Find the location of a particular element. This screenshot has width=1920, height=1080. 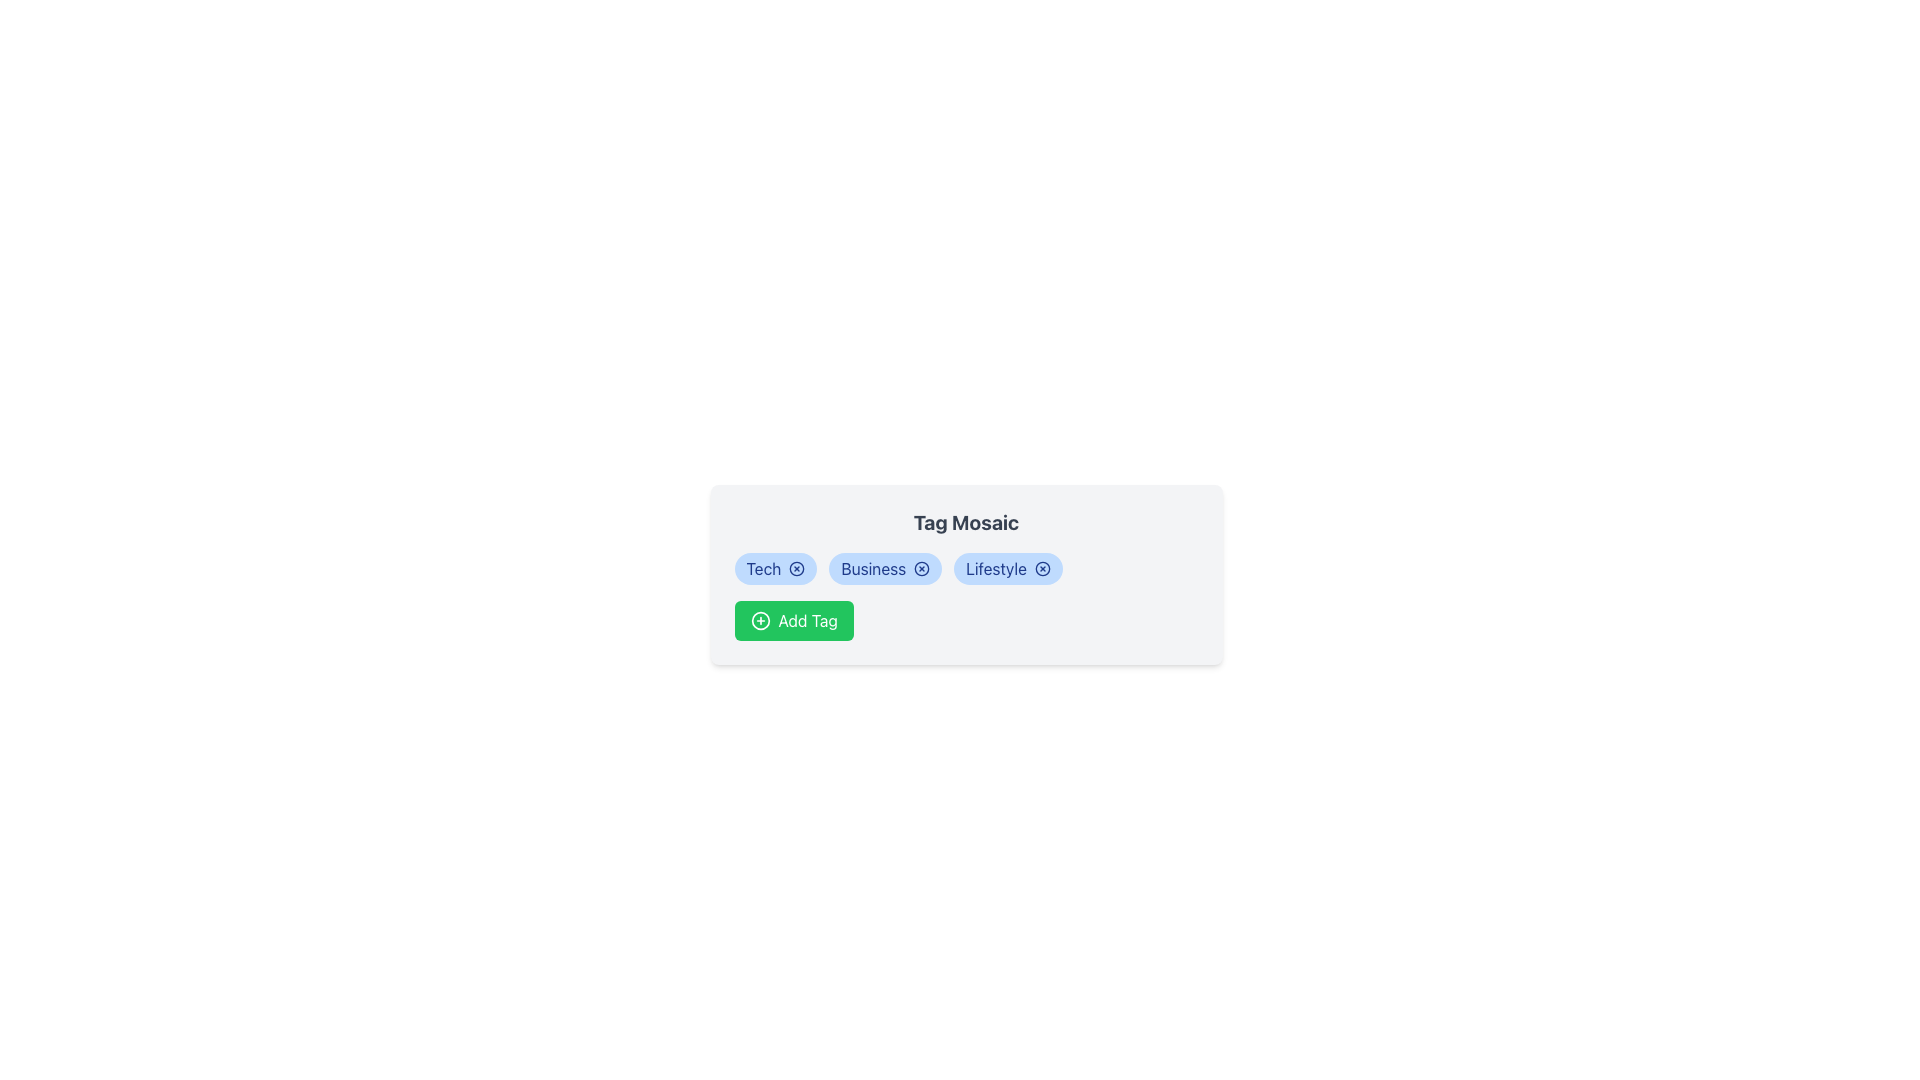

the button located at the top-right corner of the 'Lifestyle' tag is located at coordinates (1041, 569).